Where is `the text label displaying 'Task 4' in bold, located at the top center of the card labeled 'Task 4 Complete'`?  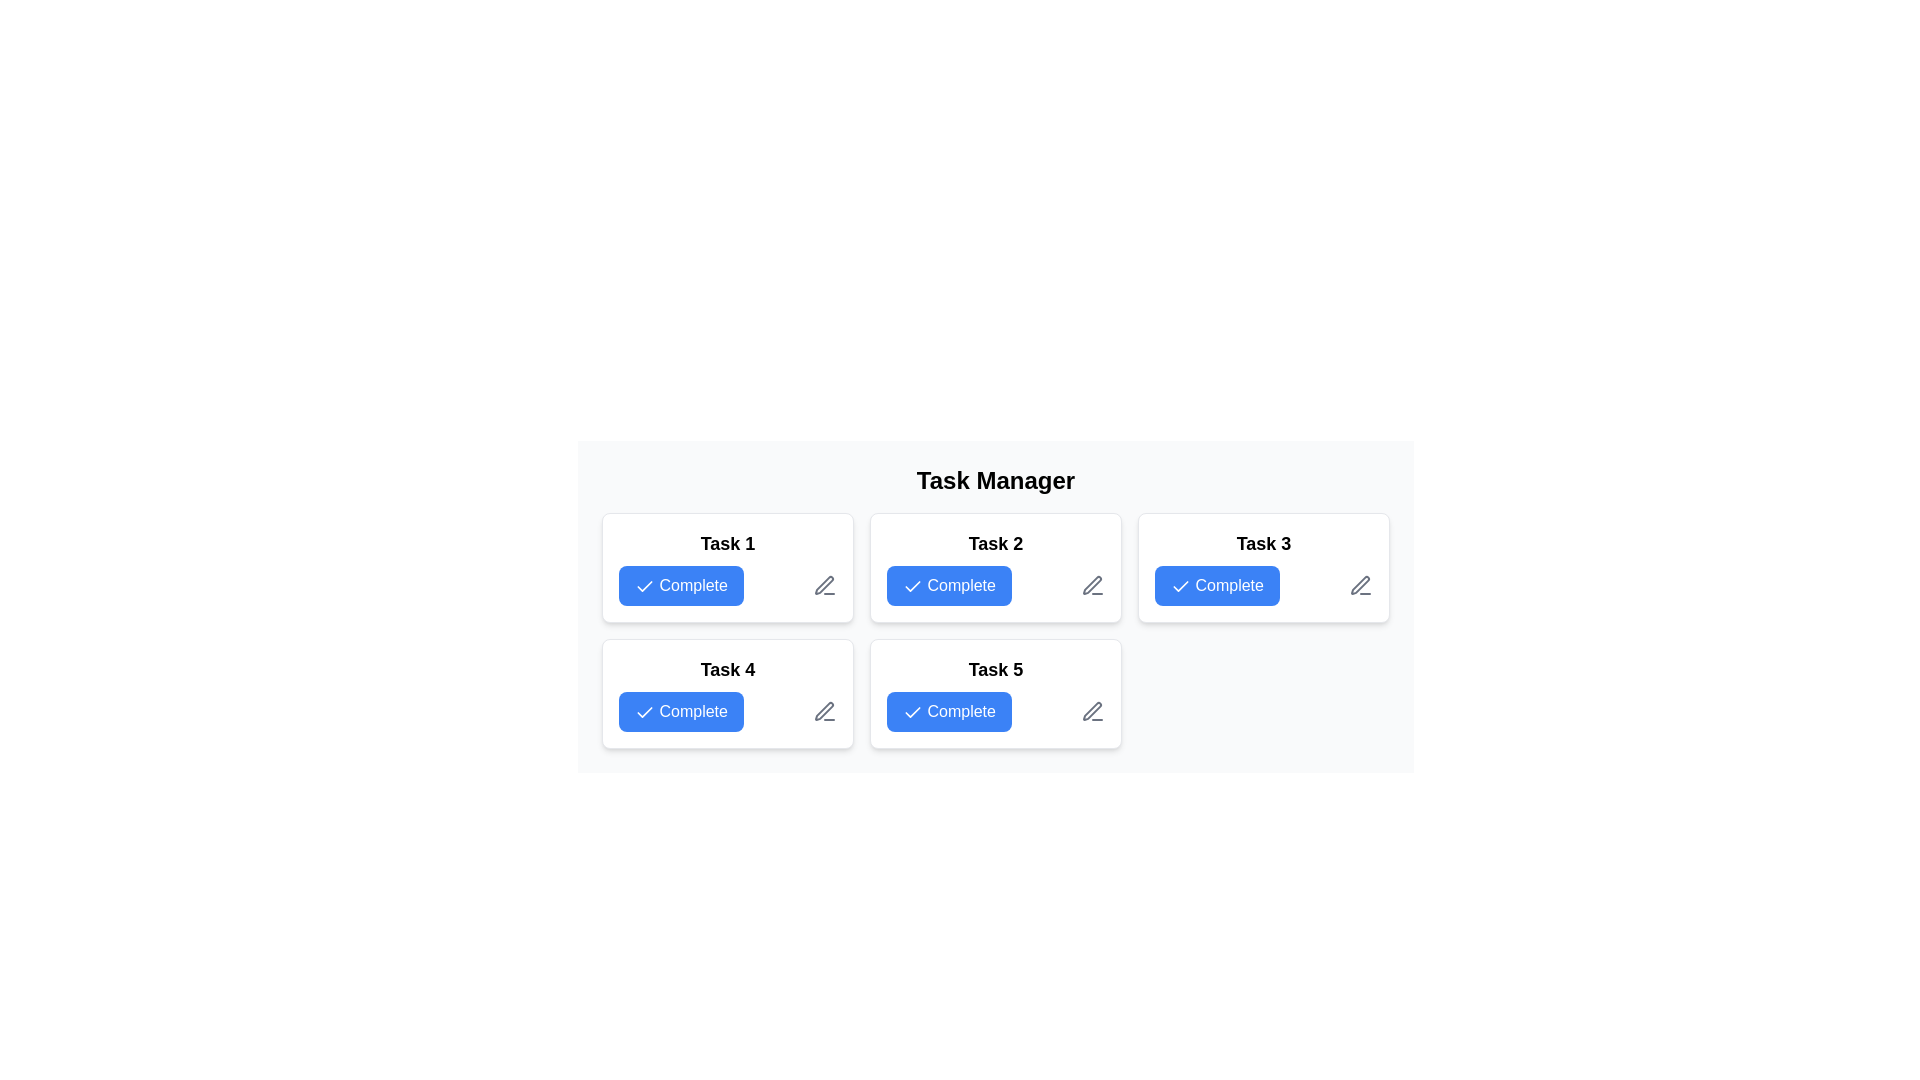 the text label displaying 'Task 4' in bold, located at the top center of the card labeled 'Task 4 Complete' is located at coordinates (727, 670).